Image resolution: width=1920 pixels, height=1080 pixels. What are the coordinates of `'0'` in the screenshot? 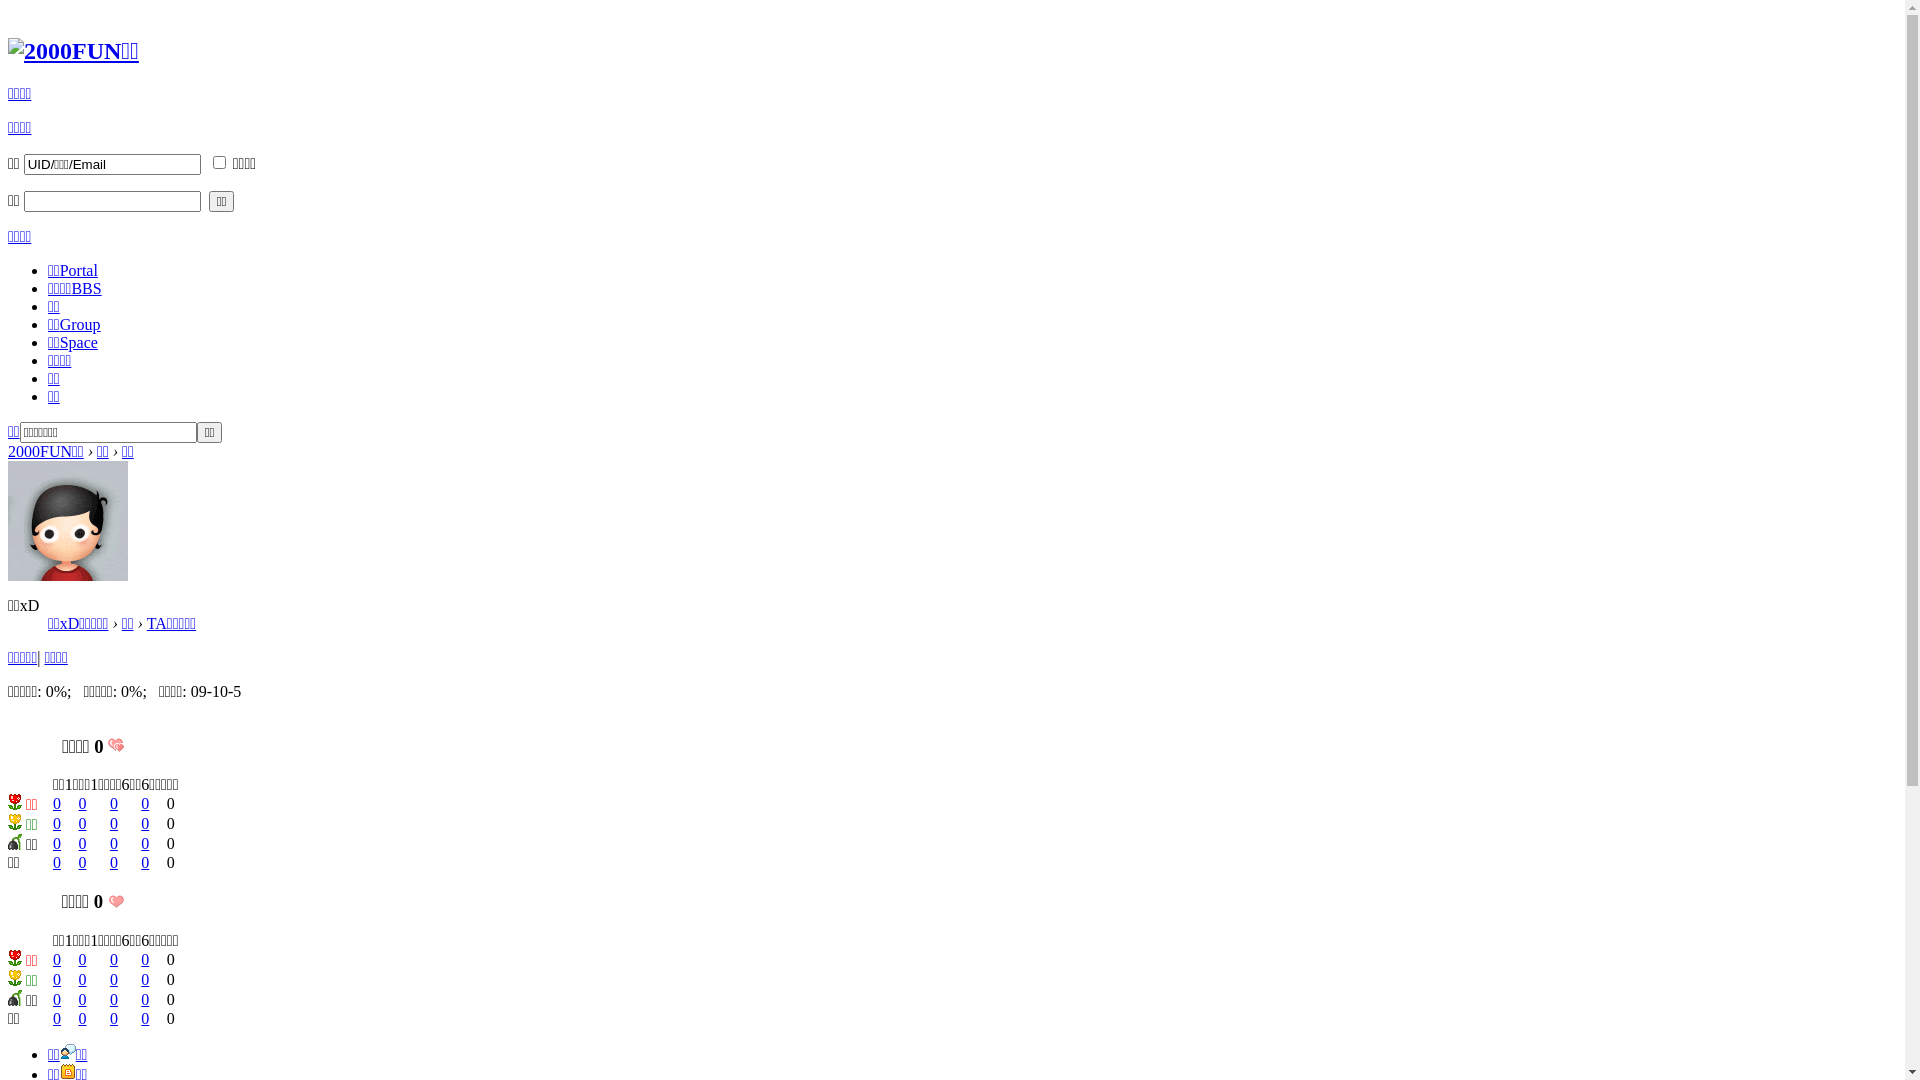 It's located at (109, 999).